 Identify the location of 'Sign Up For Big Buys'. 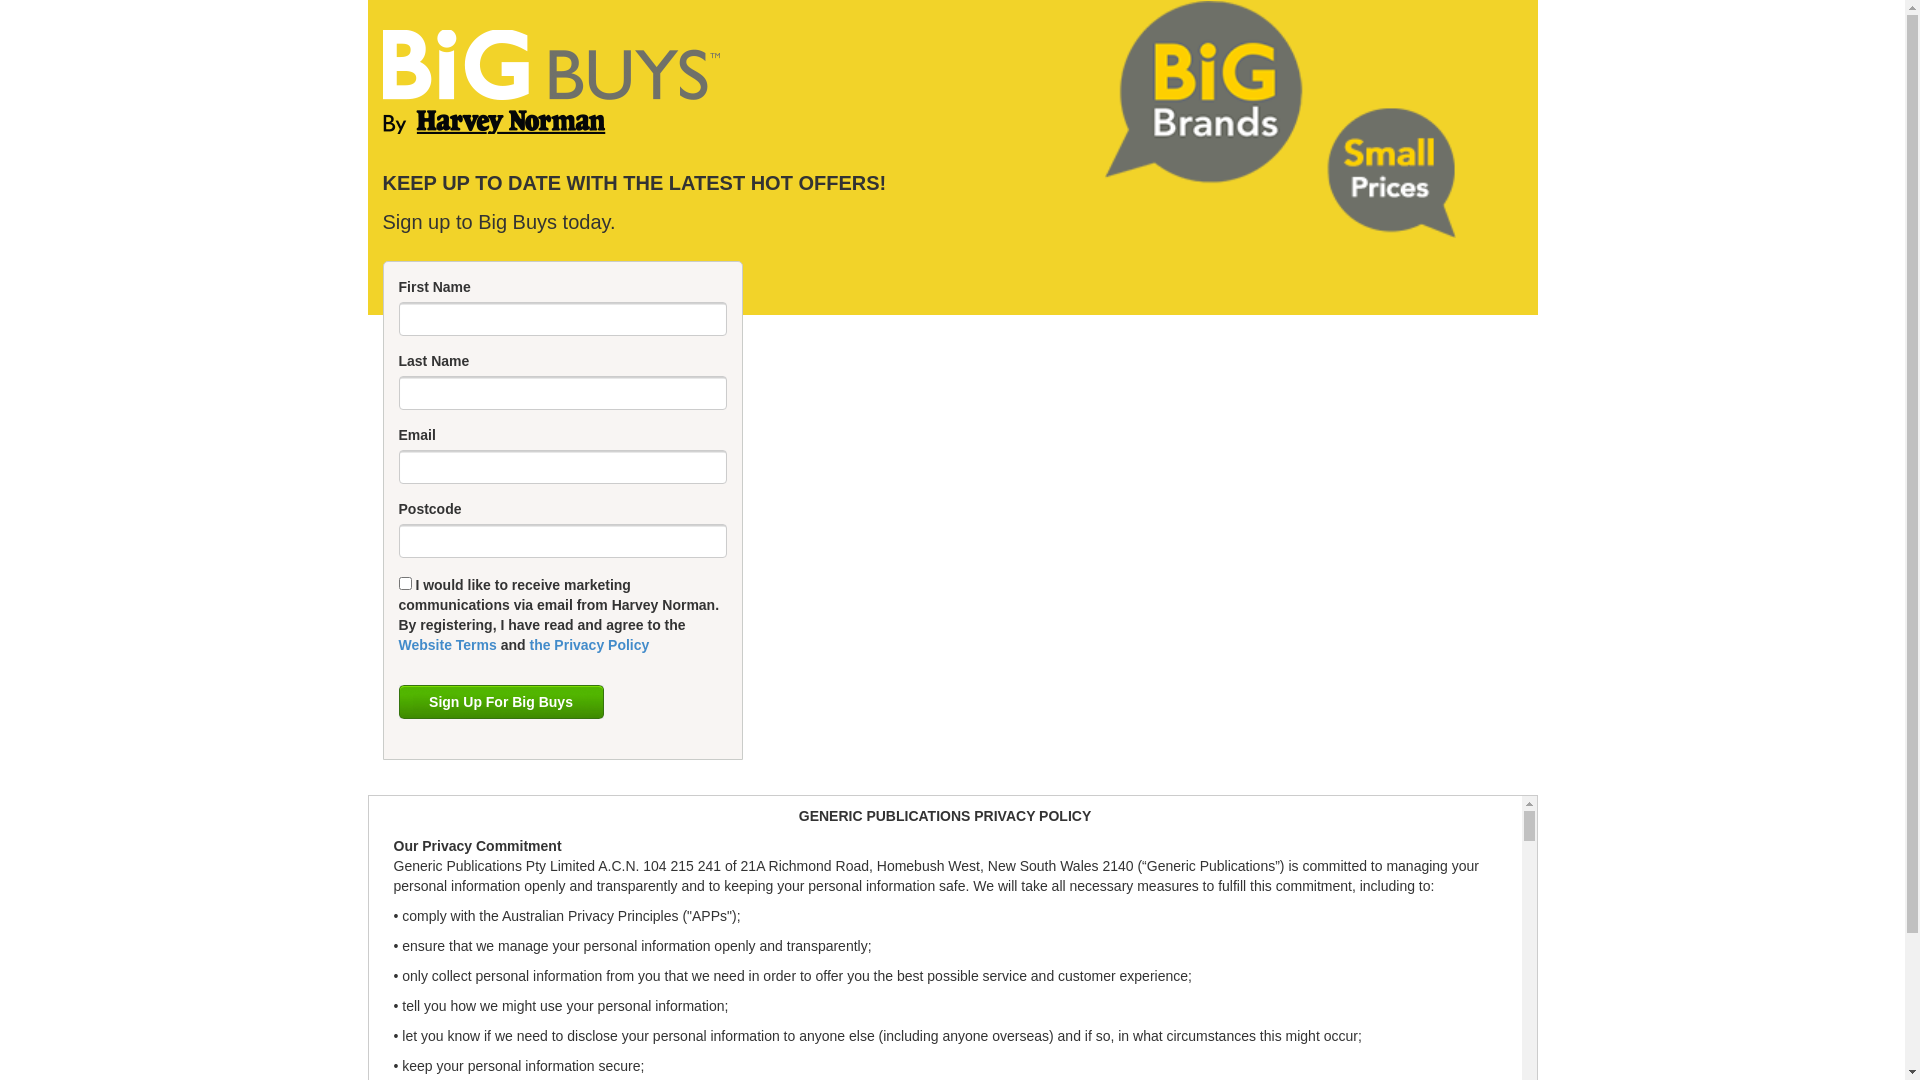
(500, 701).